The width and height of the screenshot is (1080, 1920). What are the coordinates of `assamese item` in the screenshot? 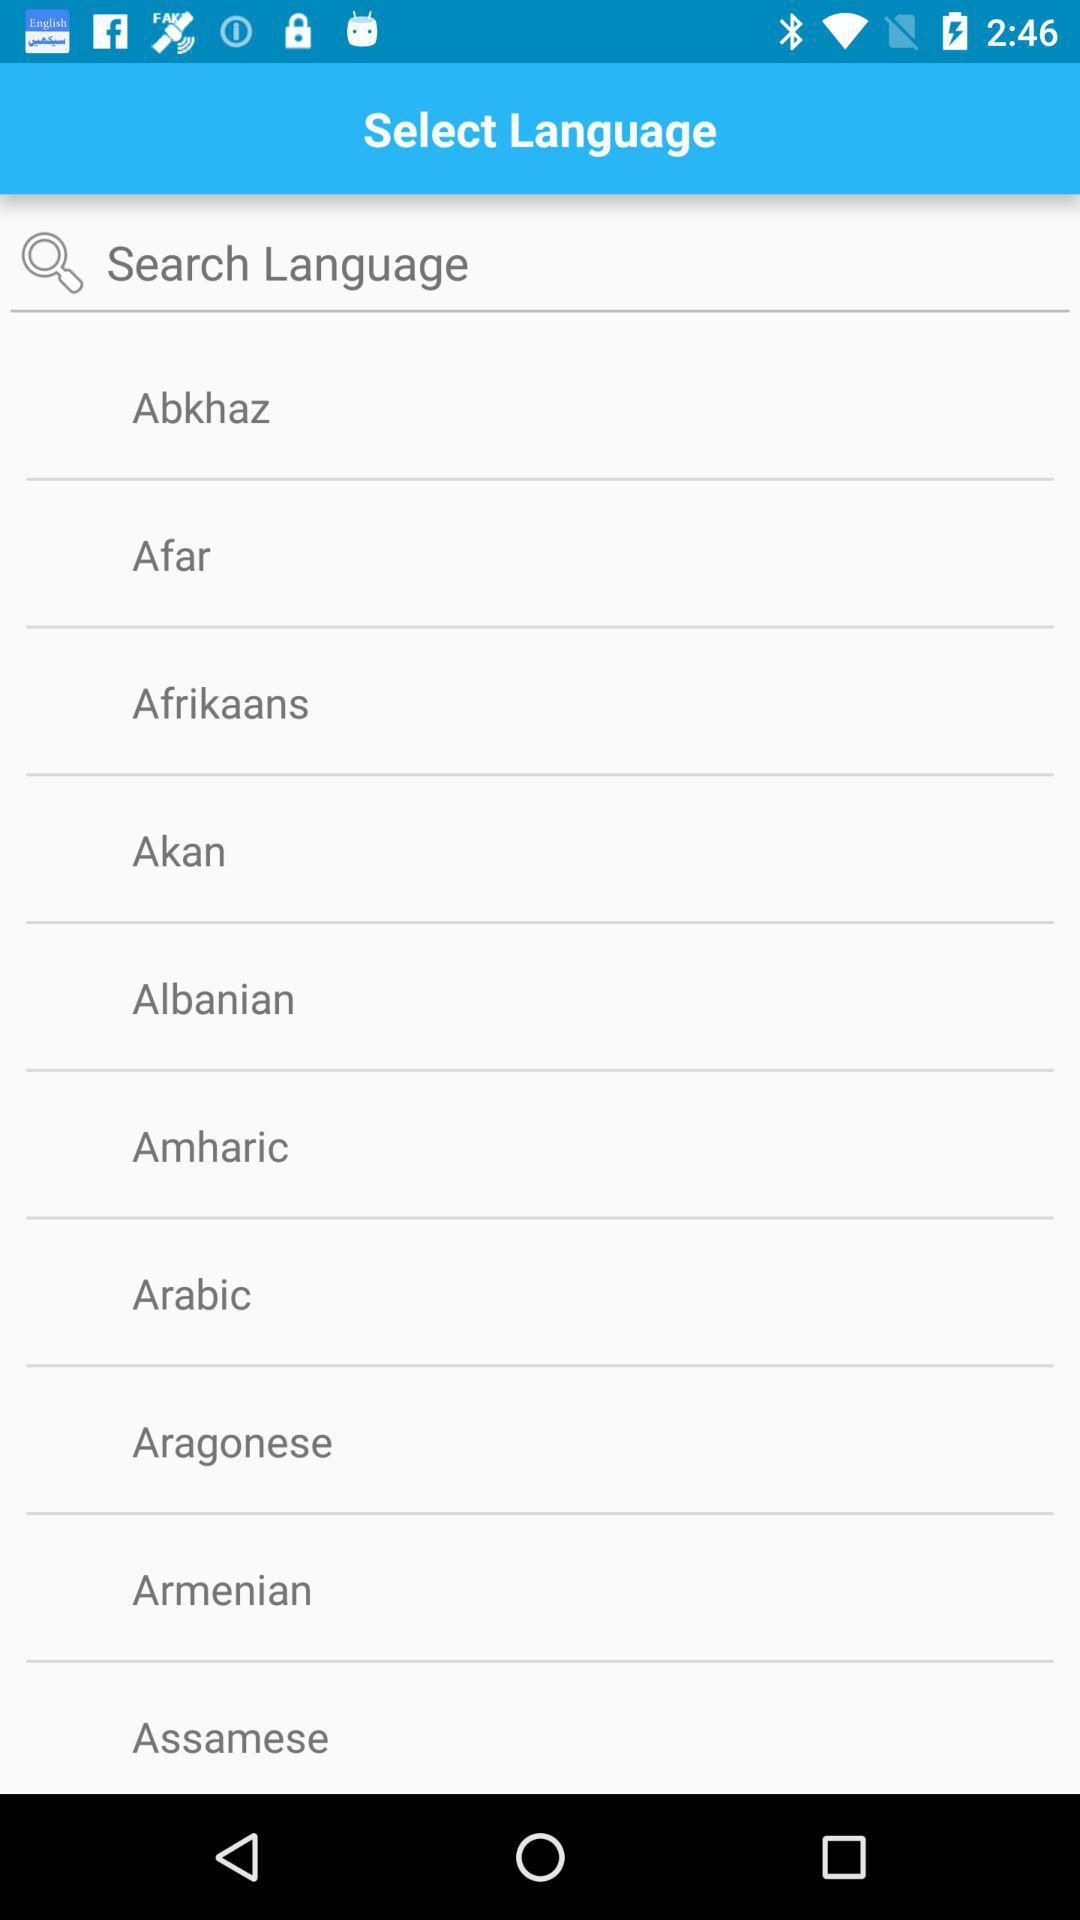 It's located at (262, 1735).